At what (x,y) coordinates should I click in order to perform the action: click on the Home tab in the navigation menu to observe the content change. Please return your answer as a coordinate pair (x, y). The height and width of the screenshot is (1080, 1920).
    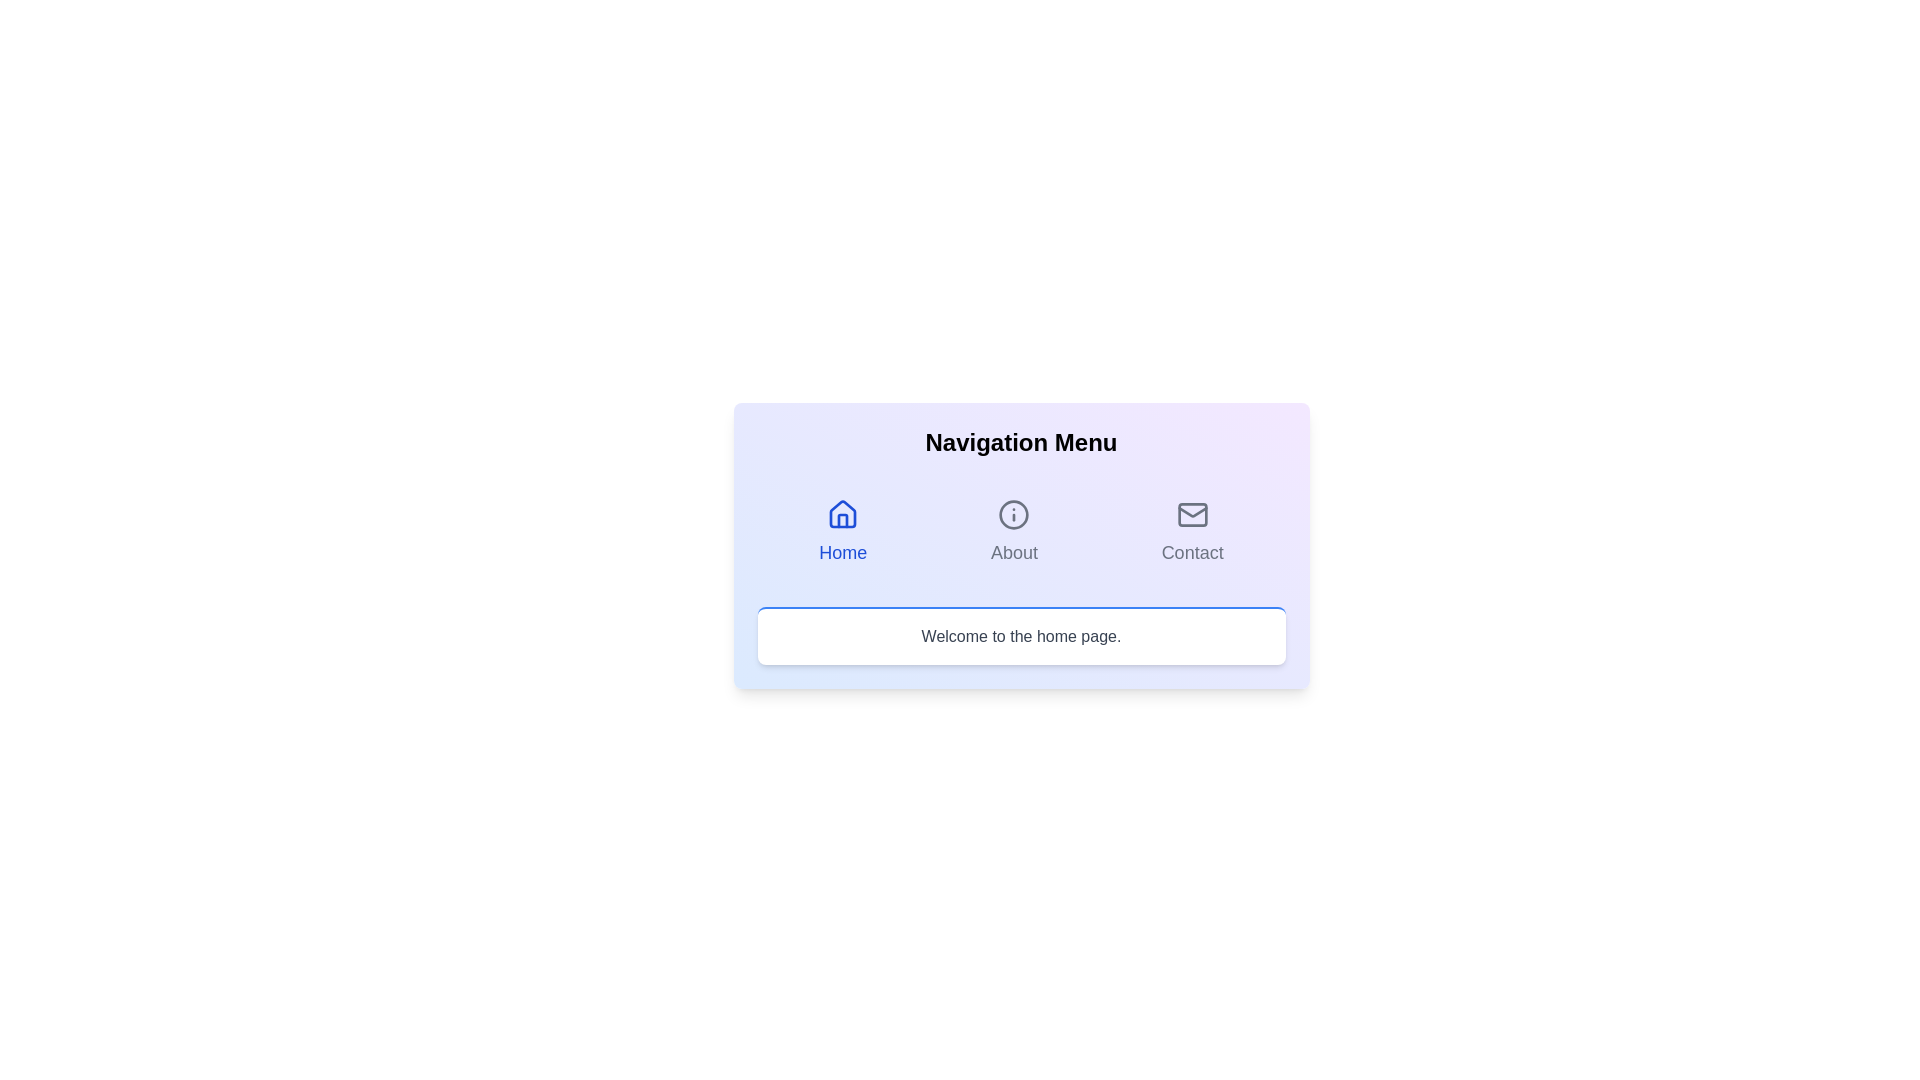
    Looking at the image, I should click on (843, 531).